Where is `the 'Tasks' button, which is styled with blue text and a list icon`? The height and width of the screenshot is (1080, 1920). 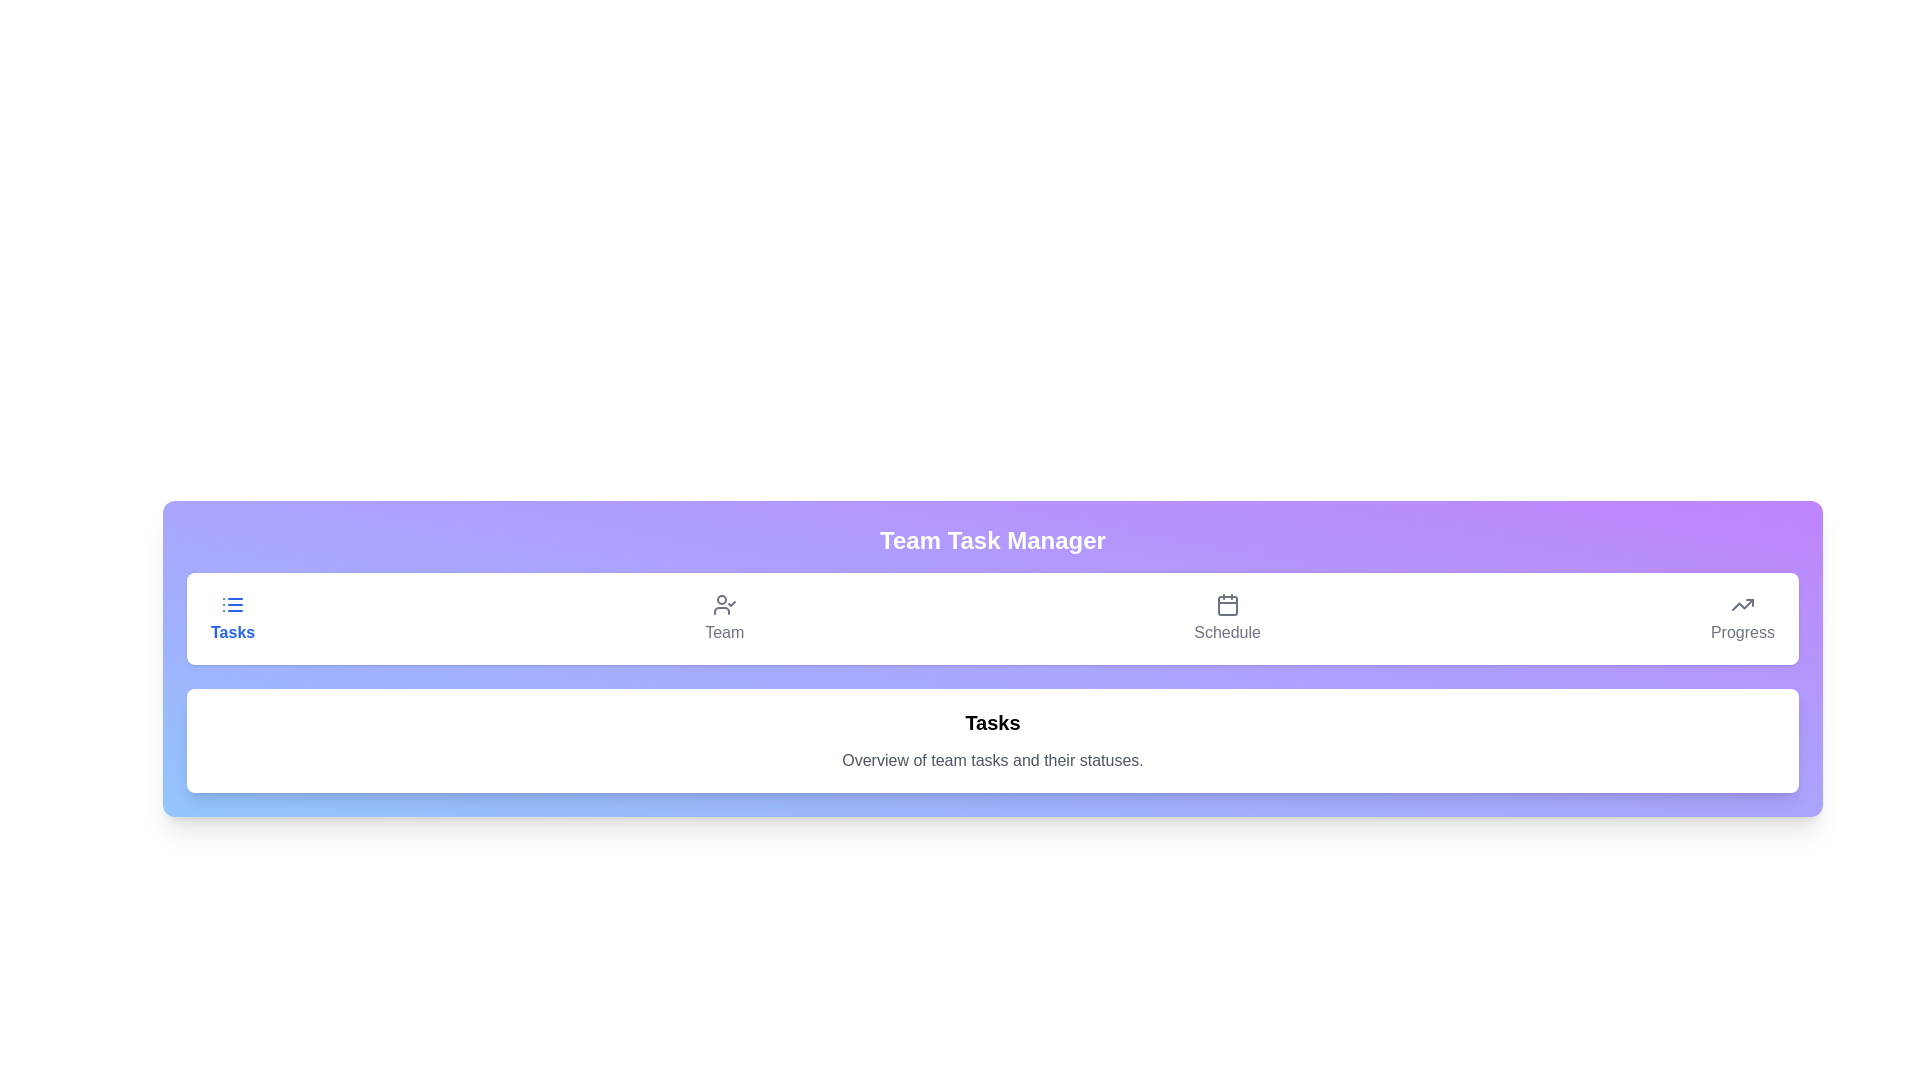
the 'Tasks' button, which is styled with blue text and a list icon is located at coordinates (233, 617).